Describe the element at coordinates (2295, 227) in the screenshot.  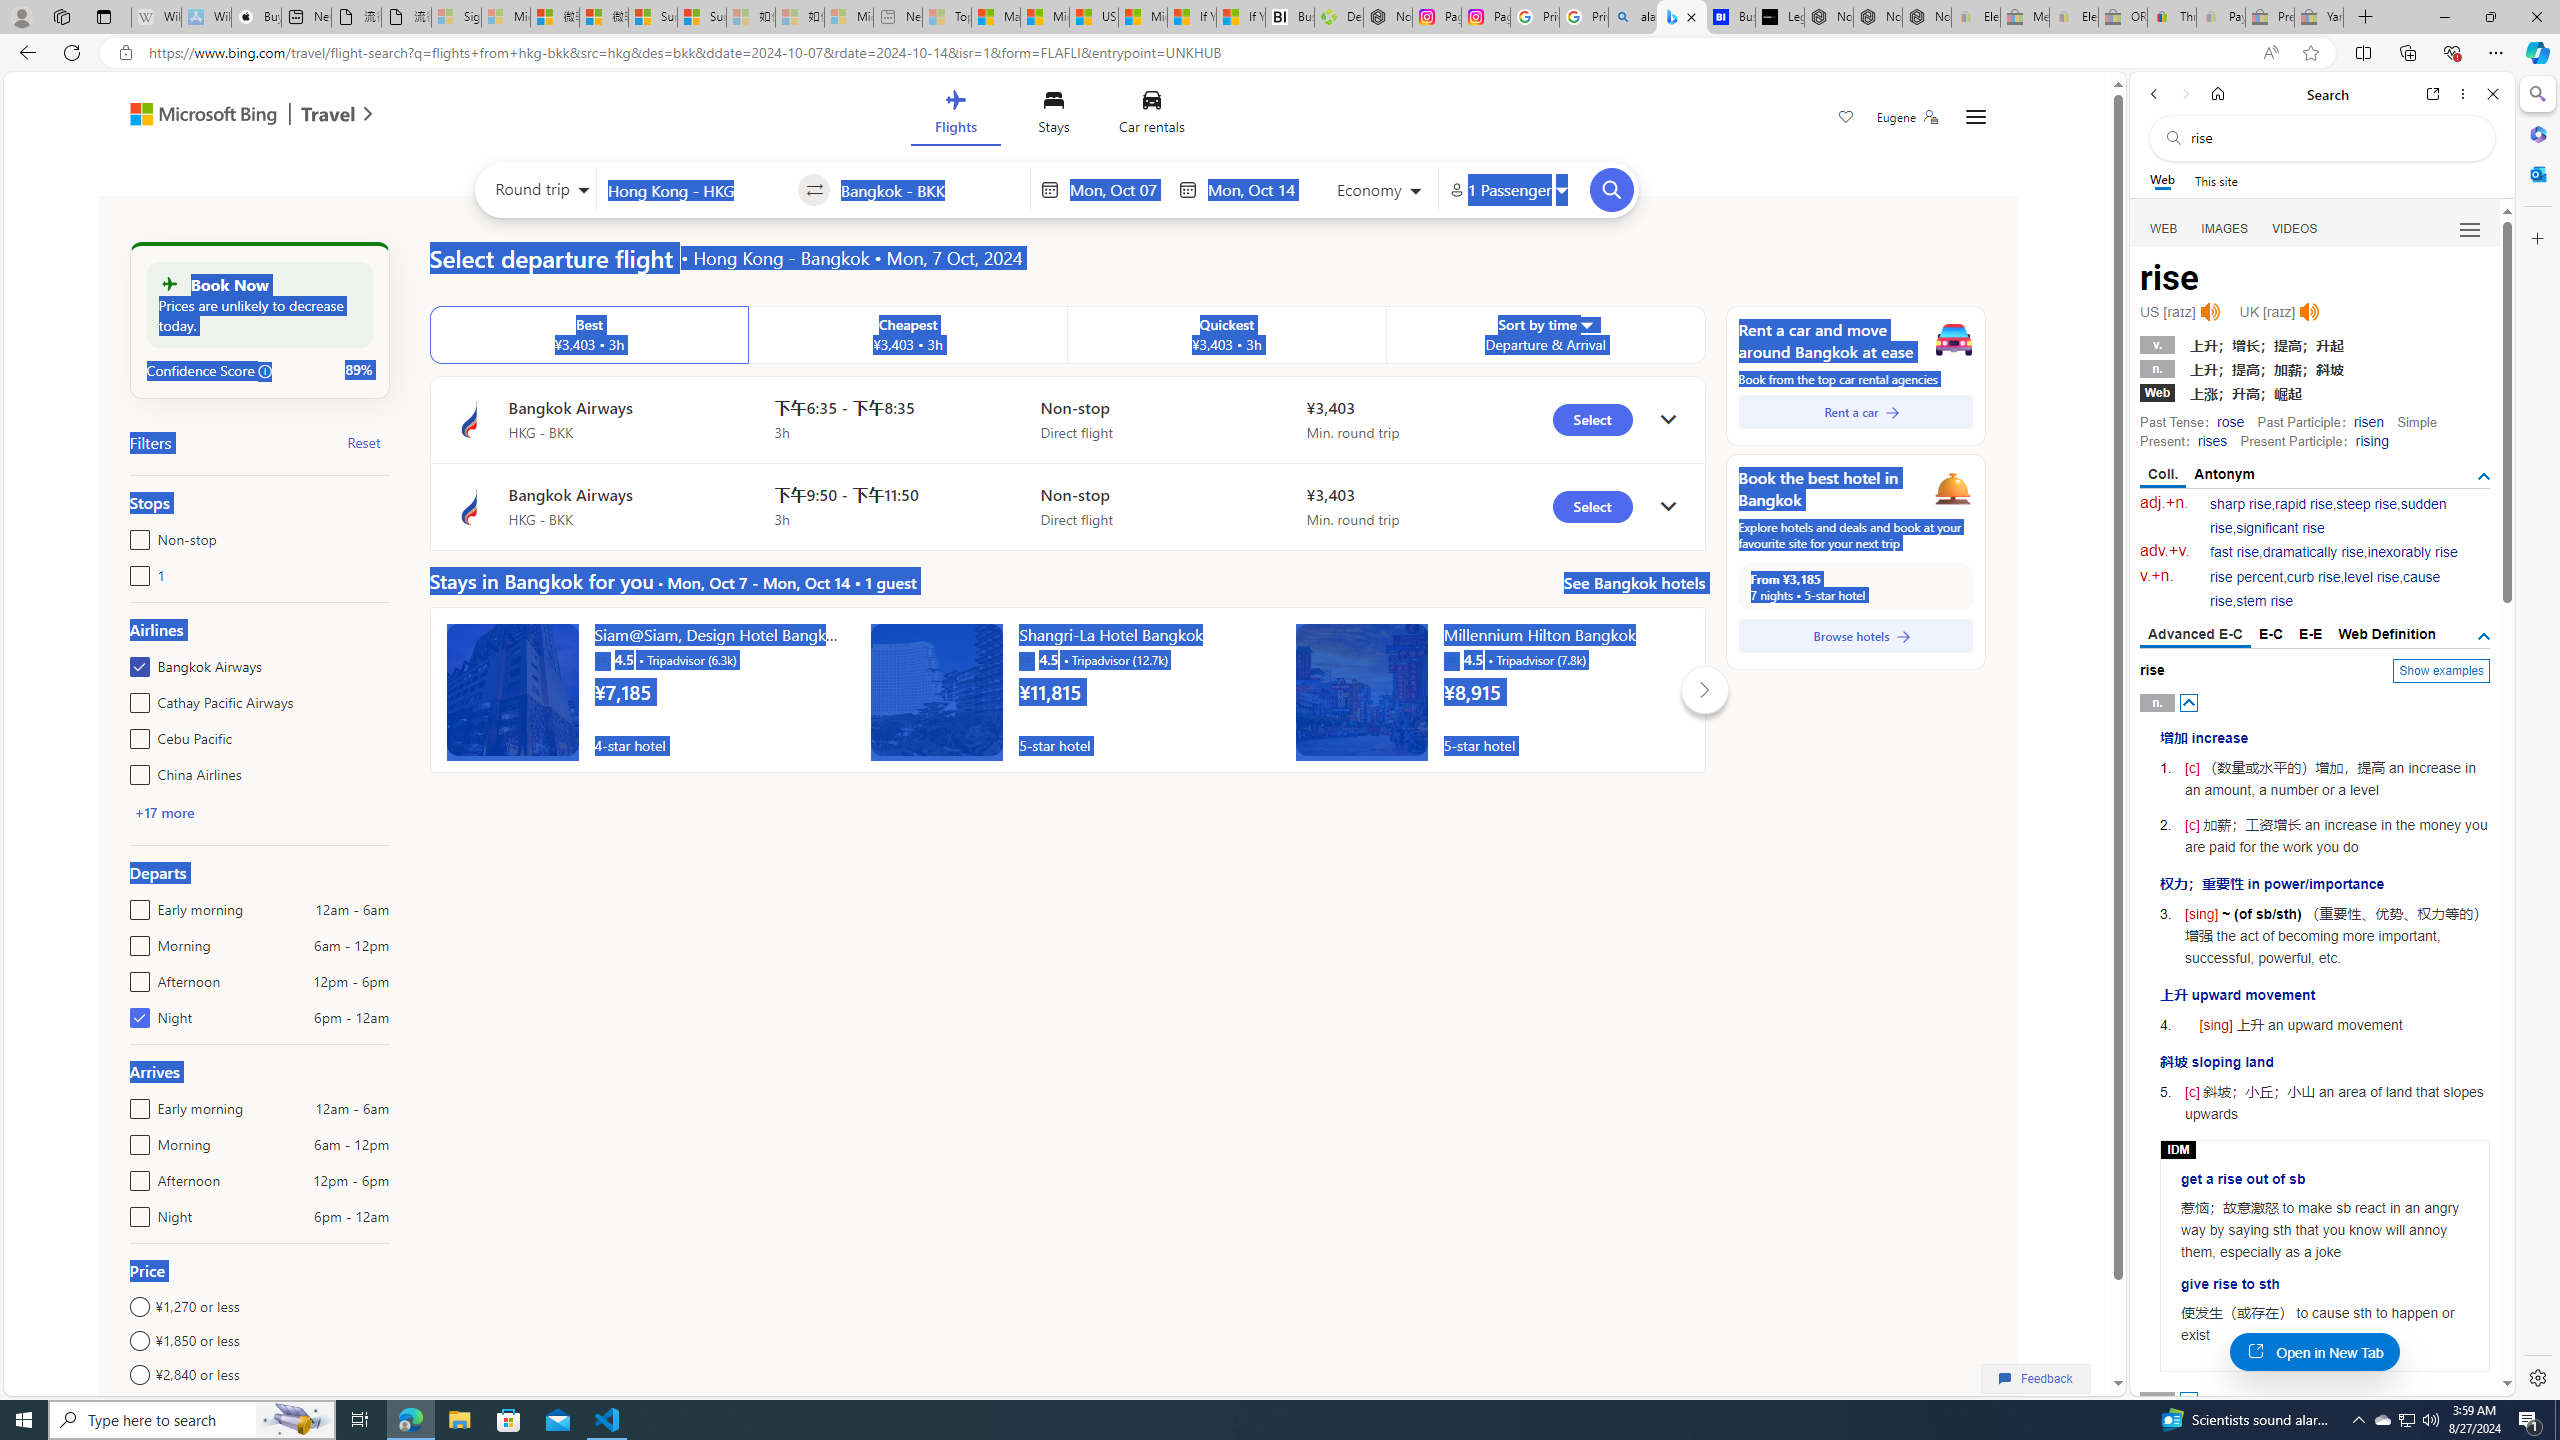
I see `'Search Filter, VIDEOS'` at that location.